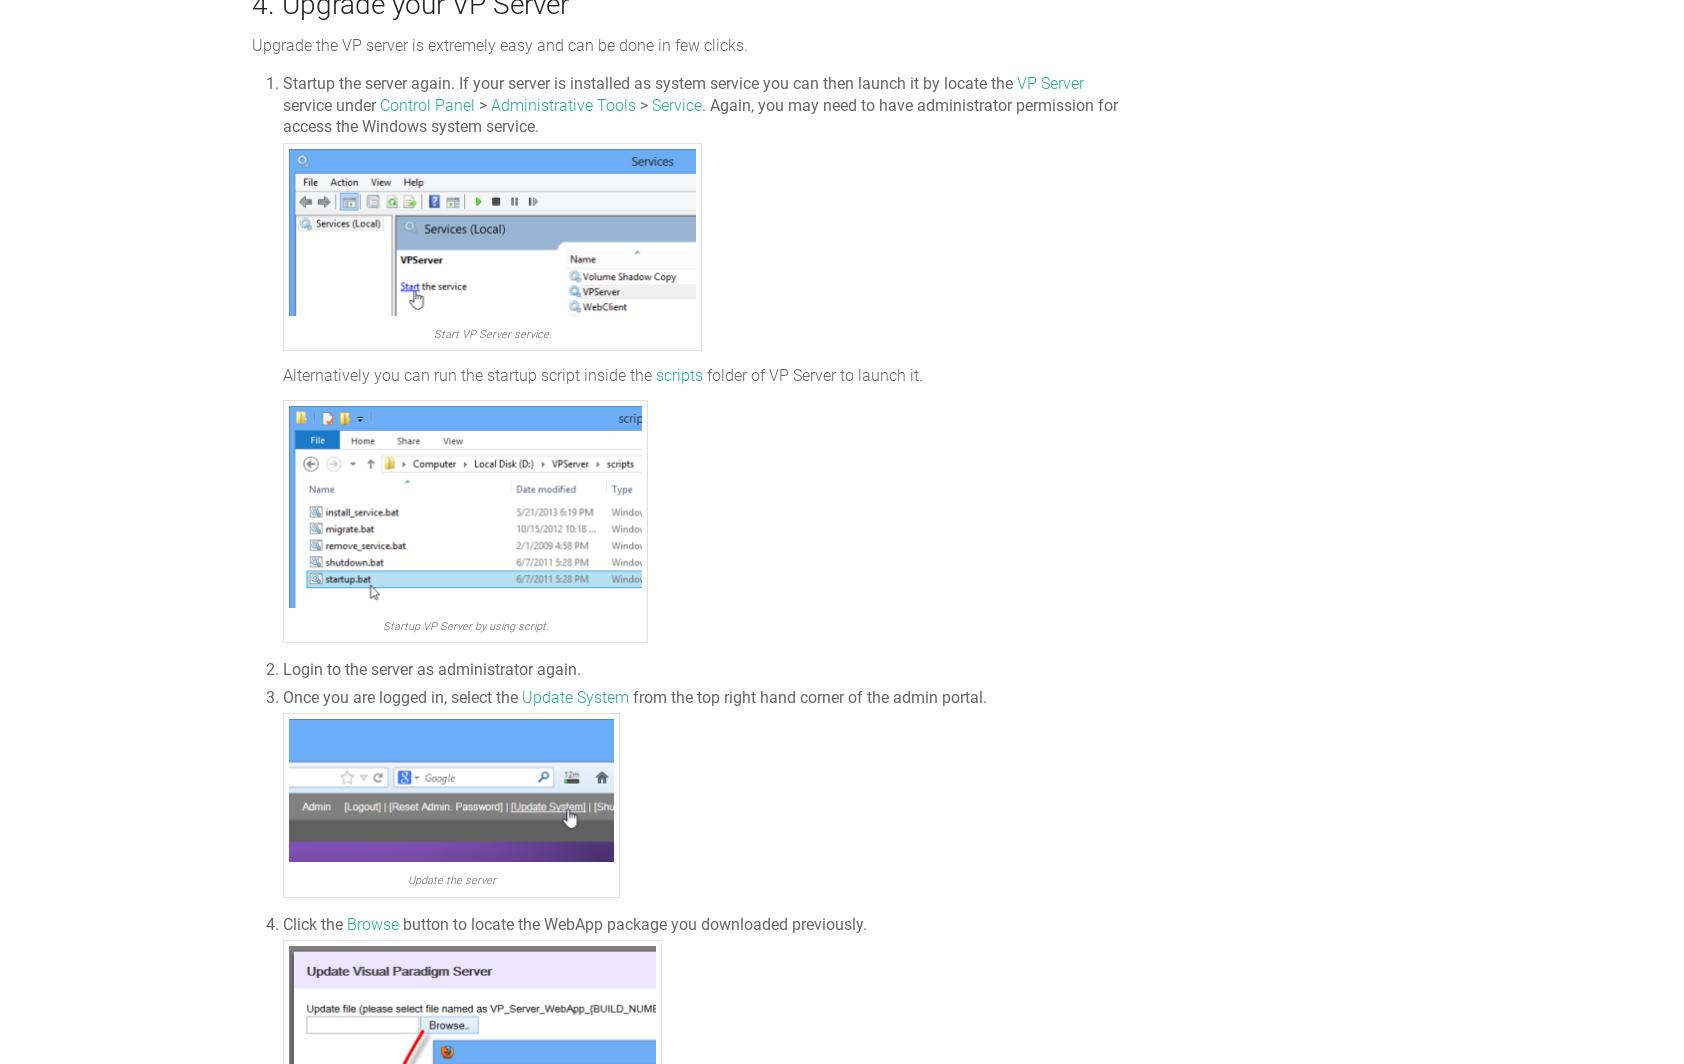 The width and height of the screenshot is (1684, 1064). Describe the element at coordinates (498, 45) in the screenshot. I see `'Upgrade the VP server is extremely easy and can be done in few clicks.'` at that location.